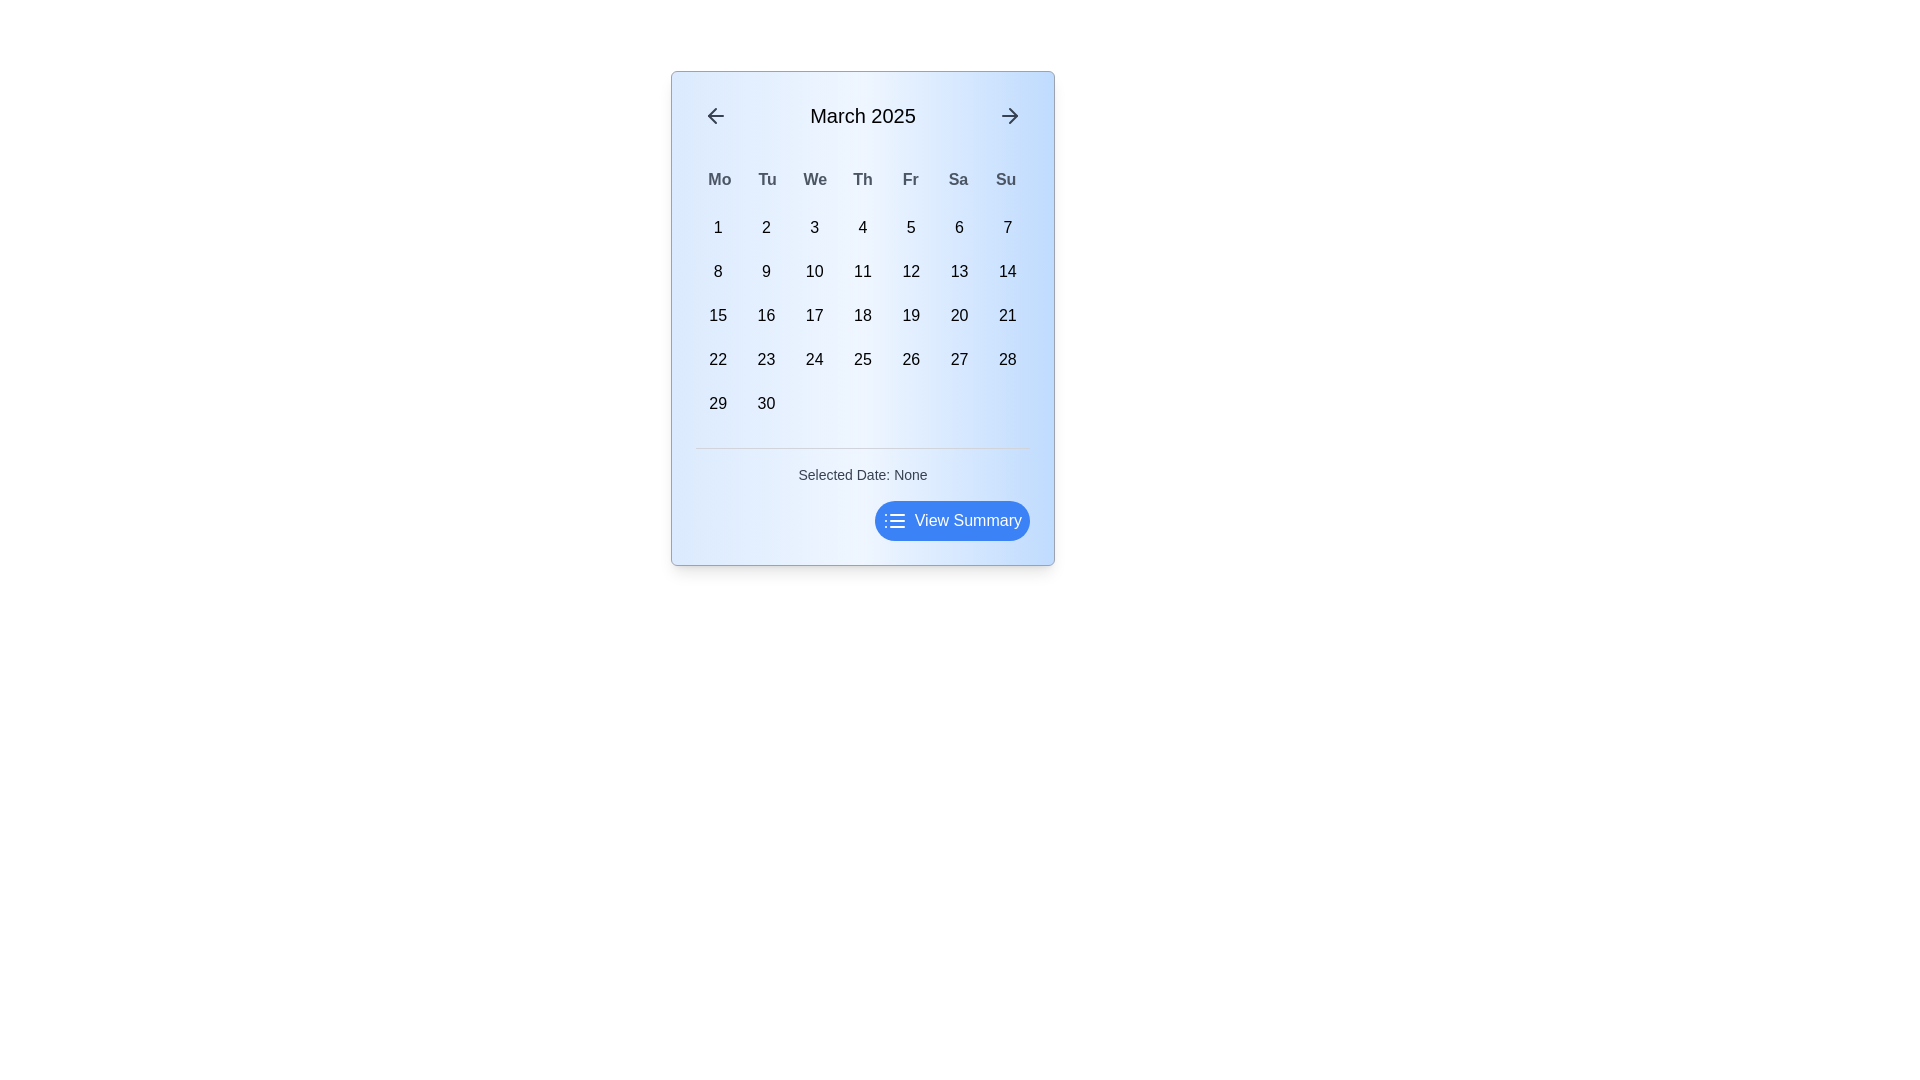 This screenshot has height=1080, width=1920. I want to click on the text label displaying 'We', which is located in the third column of the header row in the calendar interface, representing a day of the week, so click(815, 180).